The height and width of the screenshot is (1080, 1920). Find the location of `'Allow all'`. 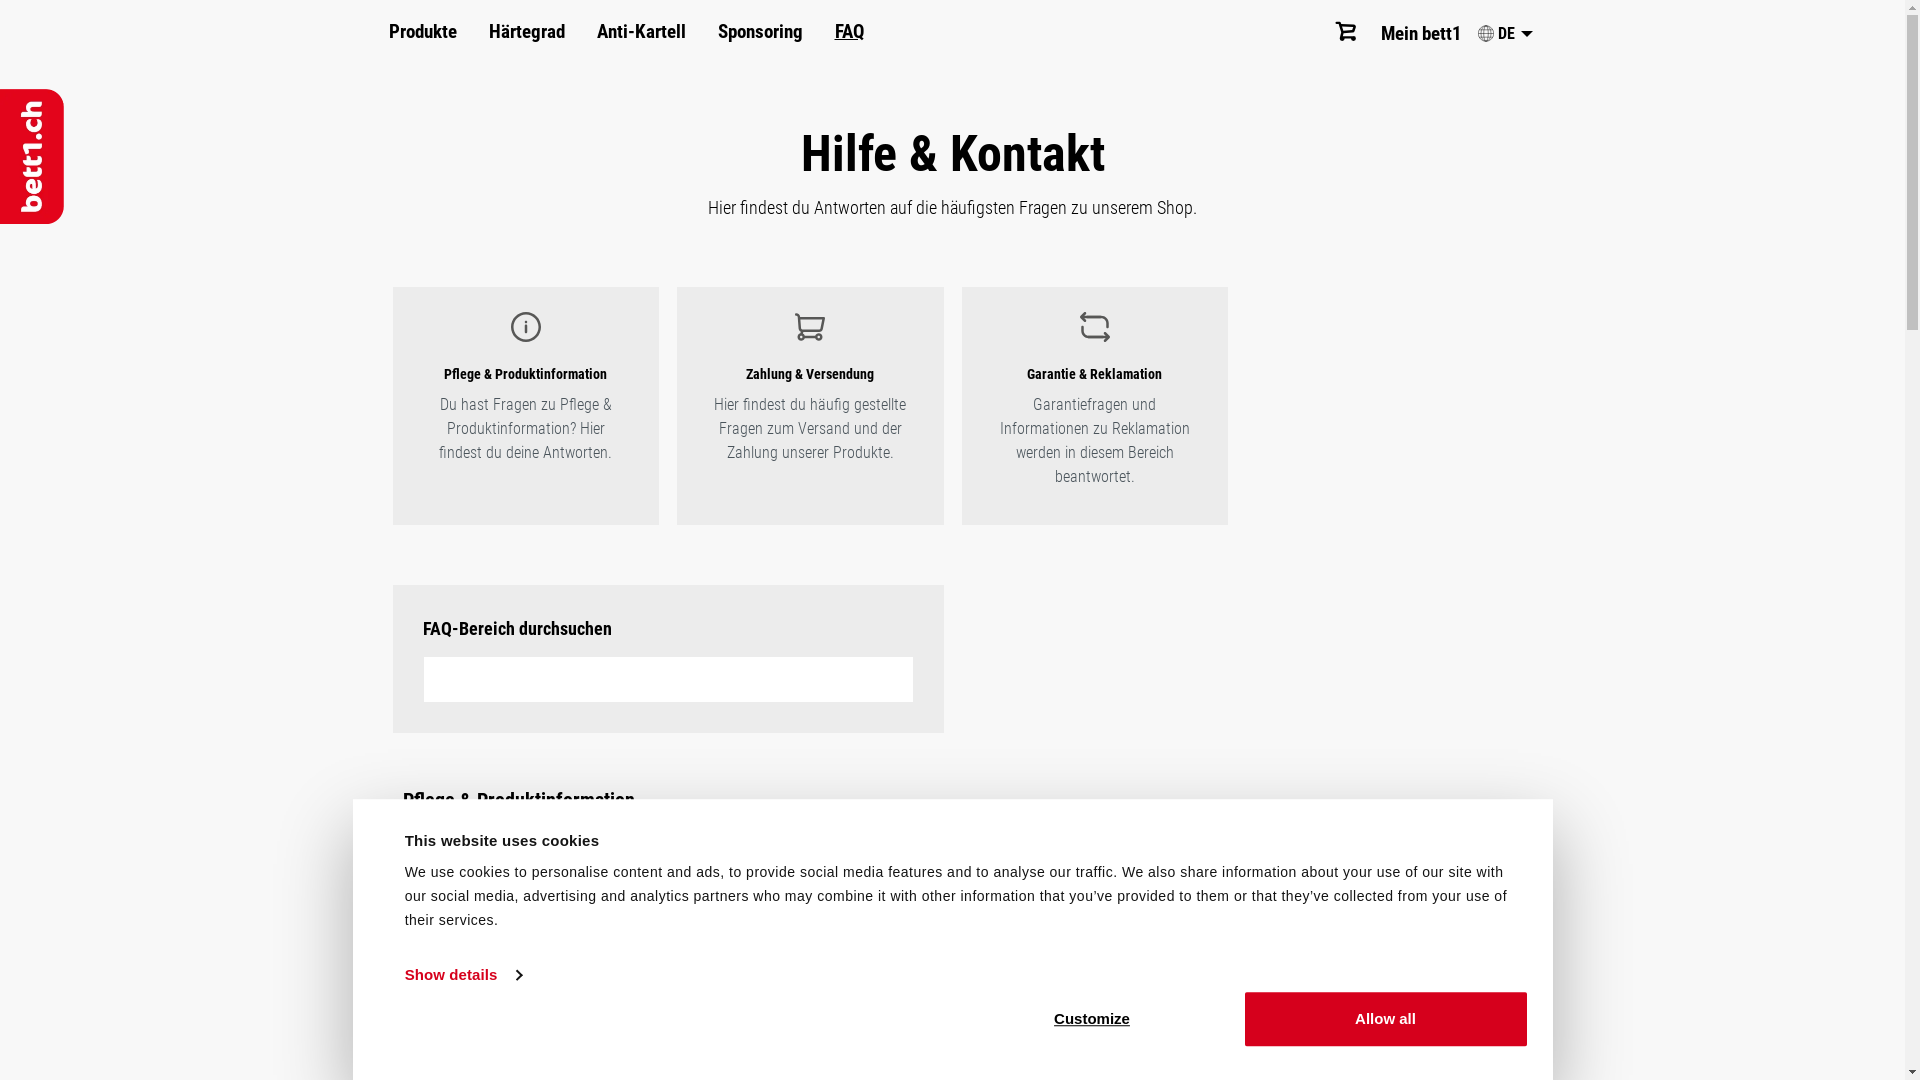

'Allow all' is located at coordinates (1384, 1018).